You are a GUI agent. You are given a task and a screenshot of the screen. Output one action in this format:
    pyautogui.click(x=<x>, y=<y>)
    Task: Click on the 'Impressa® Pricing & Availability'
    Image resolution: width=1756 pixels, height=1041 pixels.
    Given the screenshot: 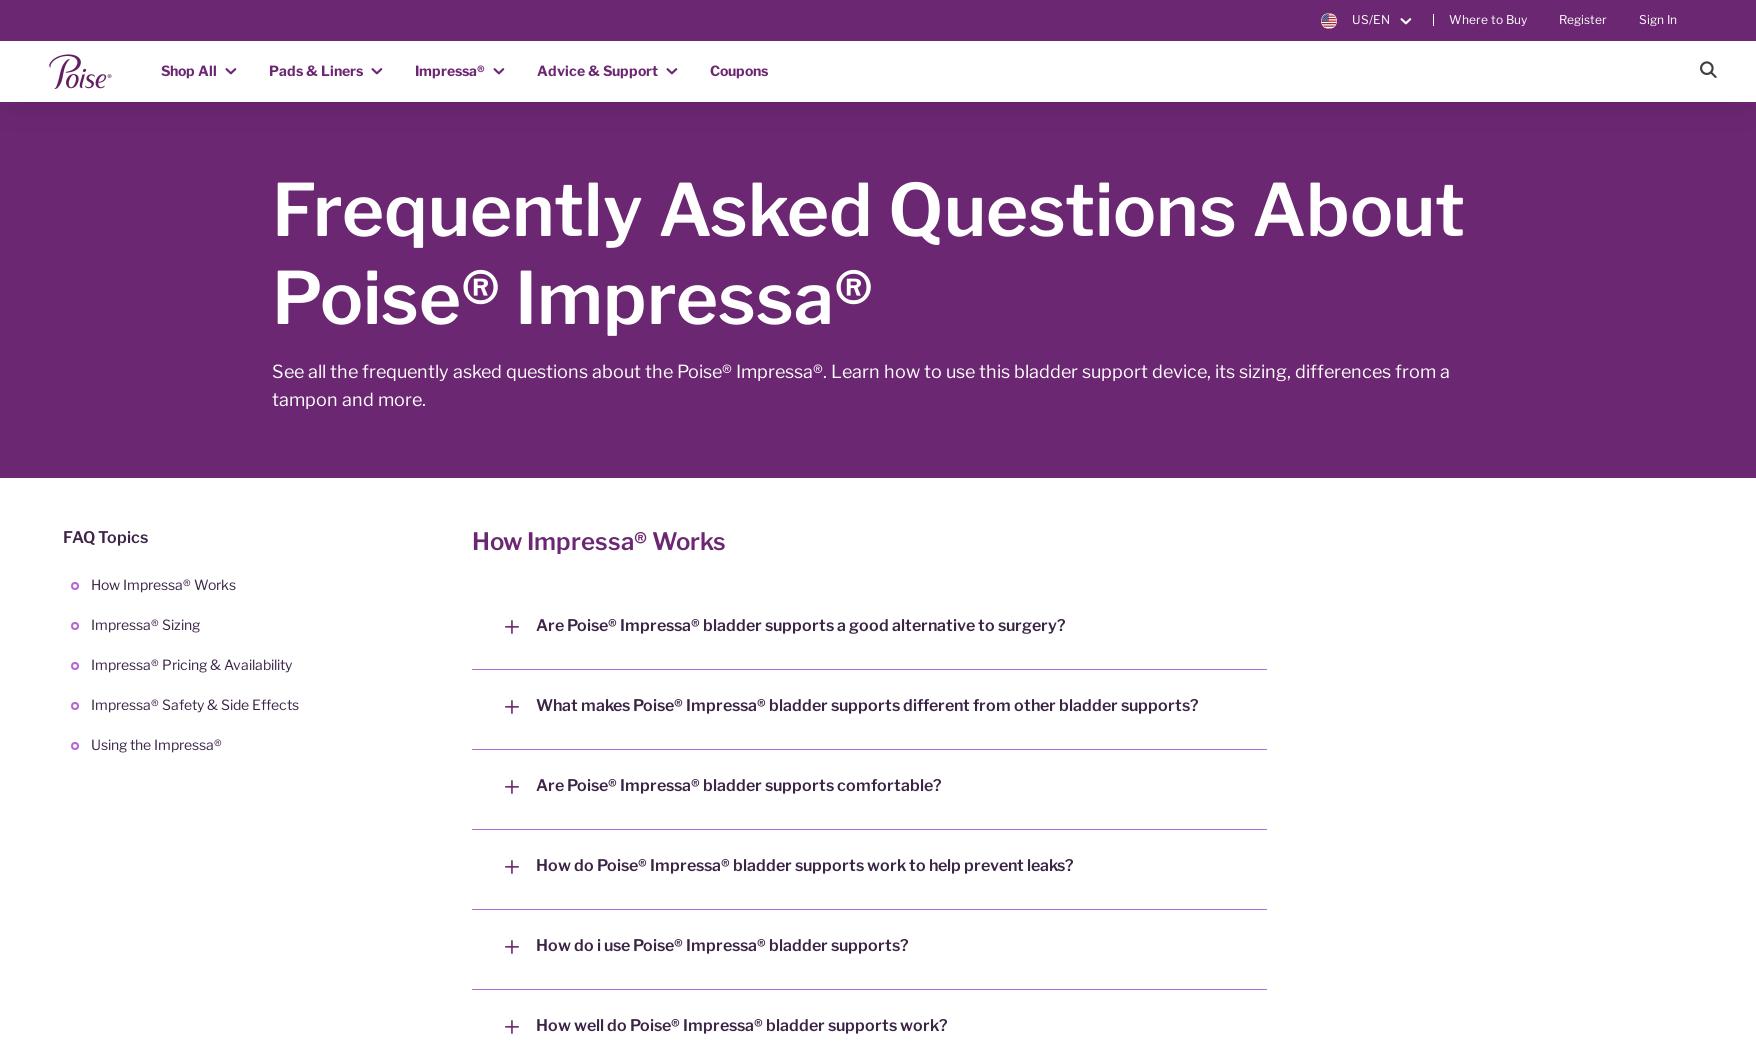 What is the action you would take?
    pyautogui.click(x=190, y=663)
    